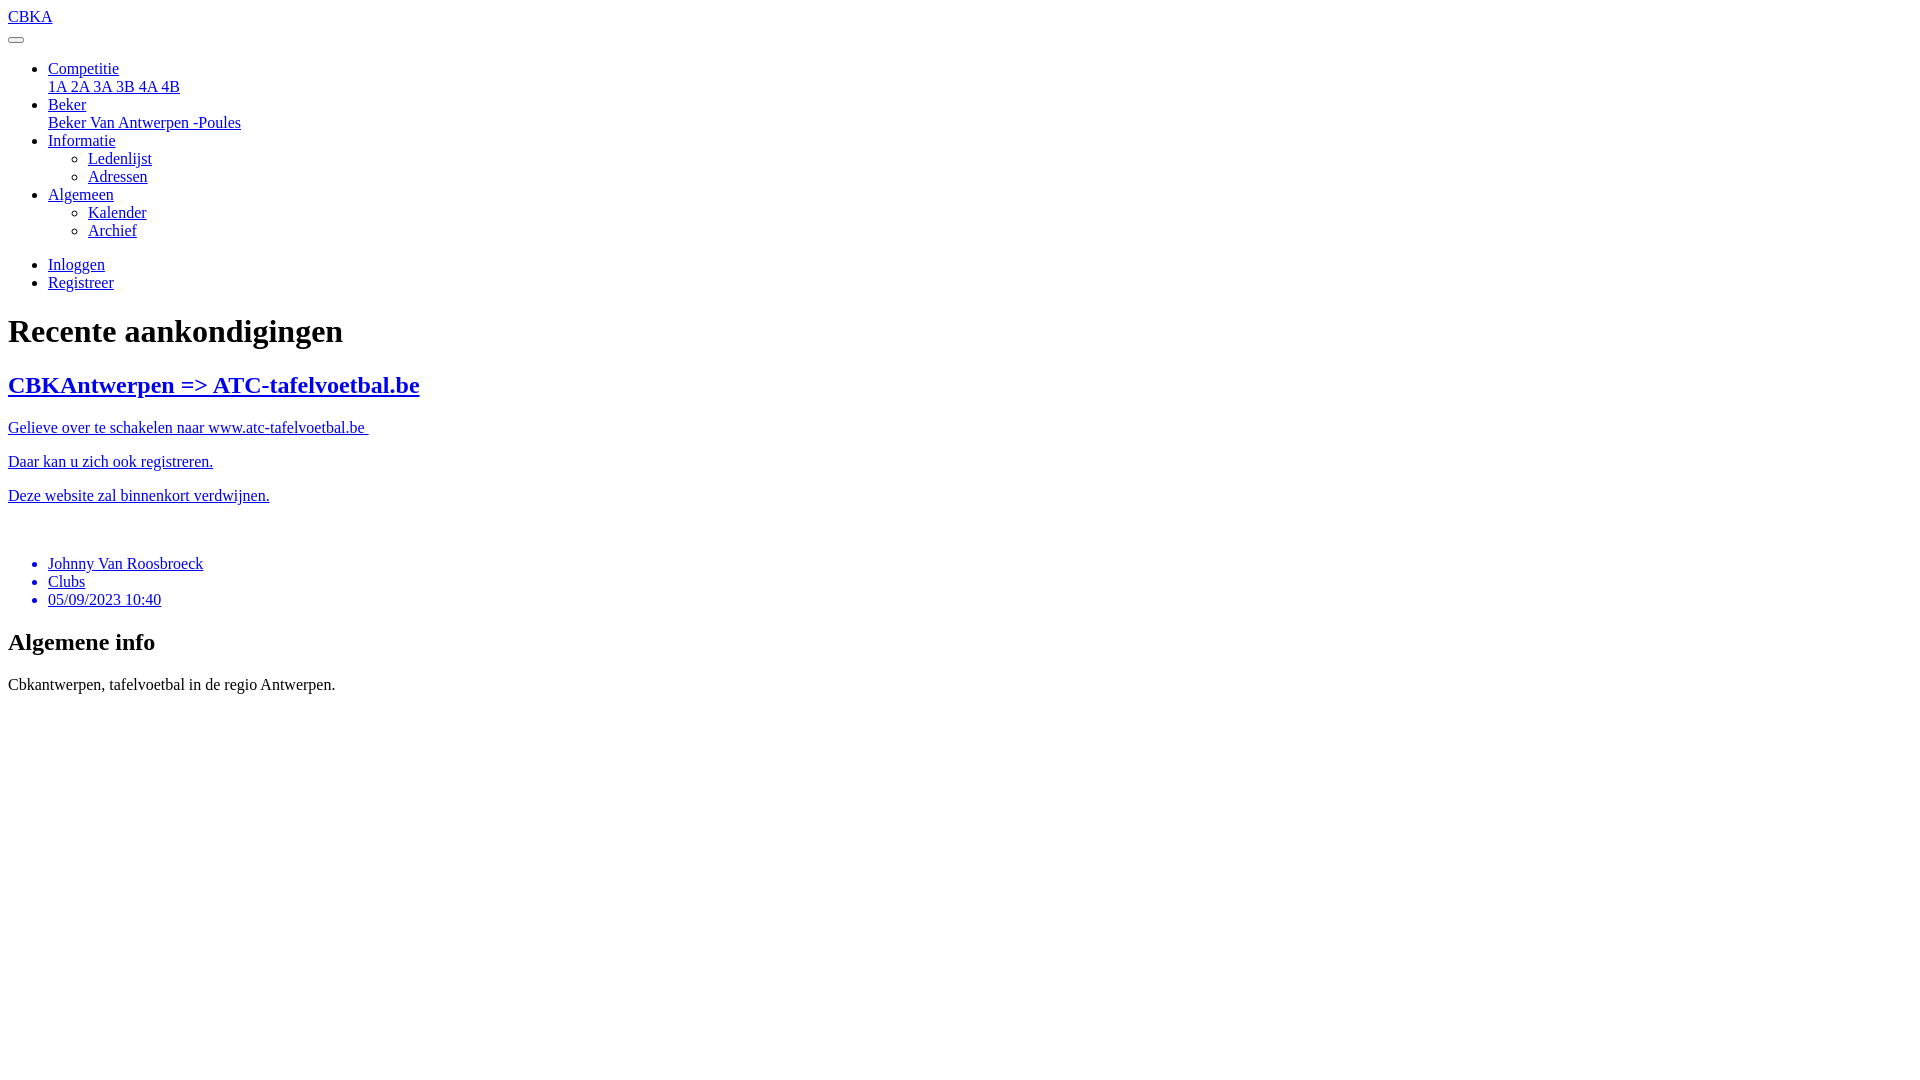  What do you see at coordinates (80, 194) in the screenshot?
I see `'Algemeen'` at bounding box center [80, 194].